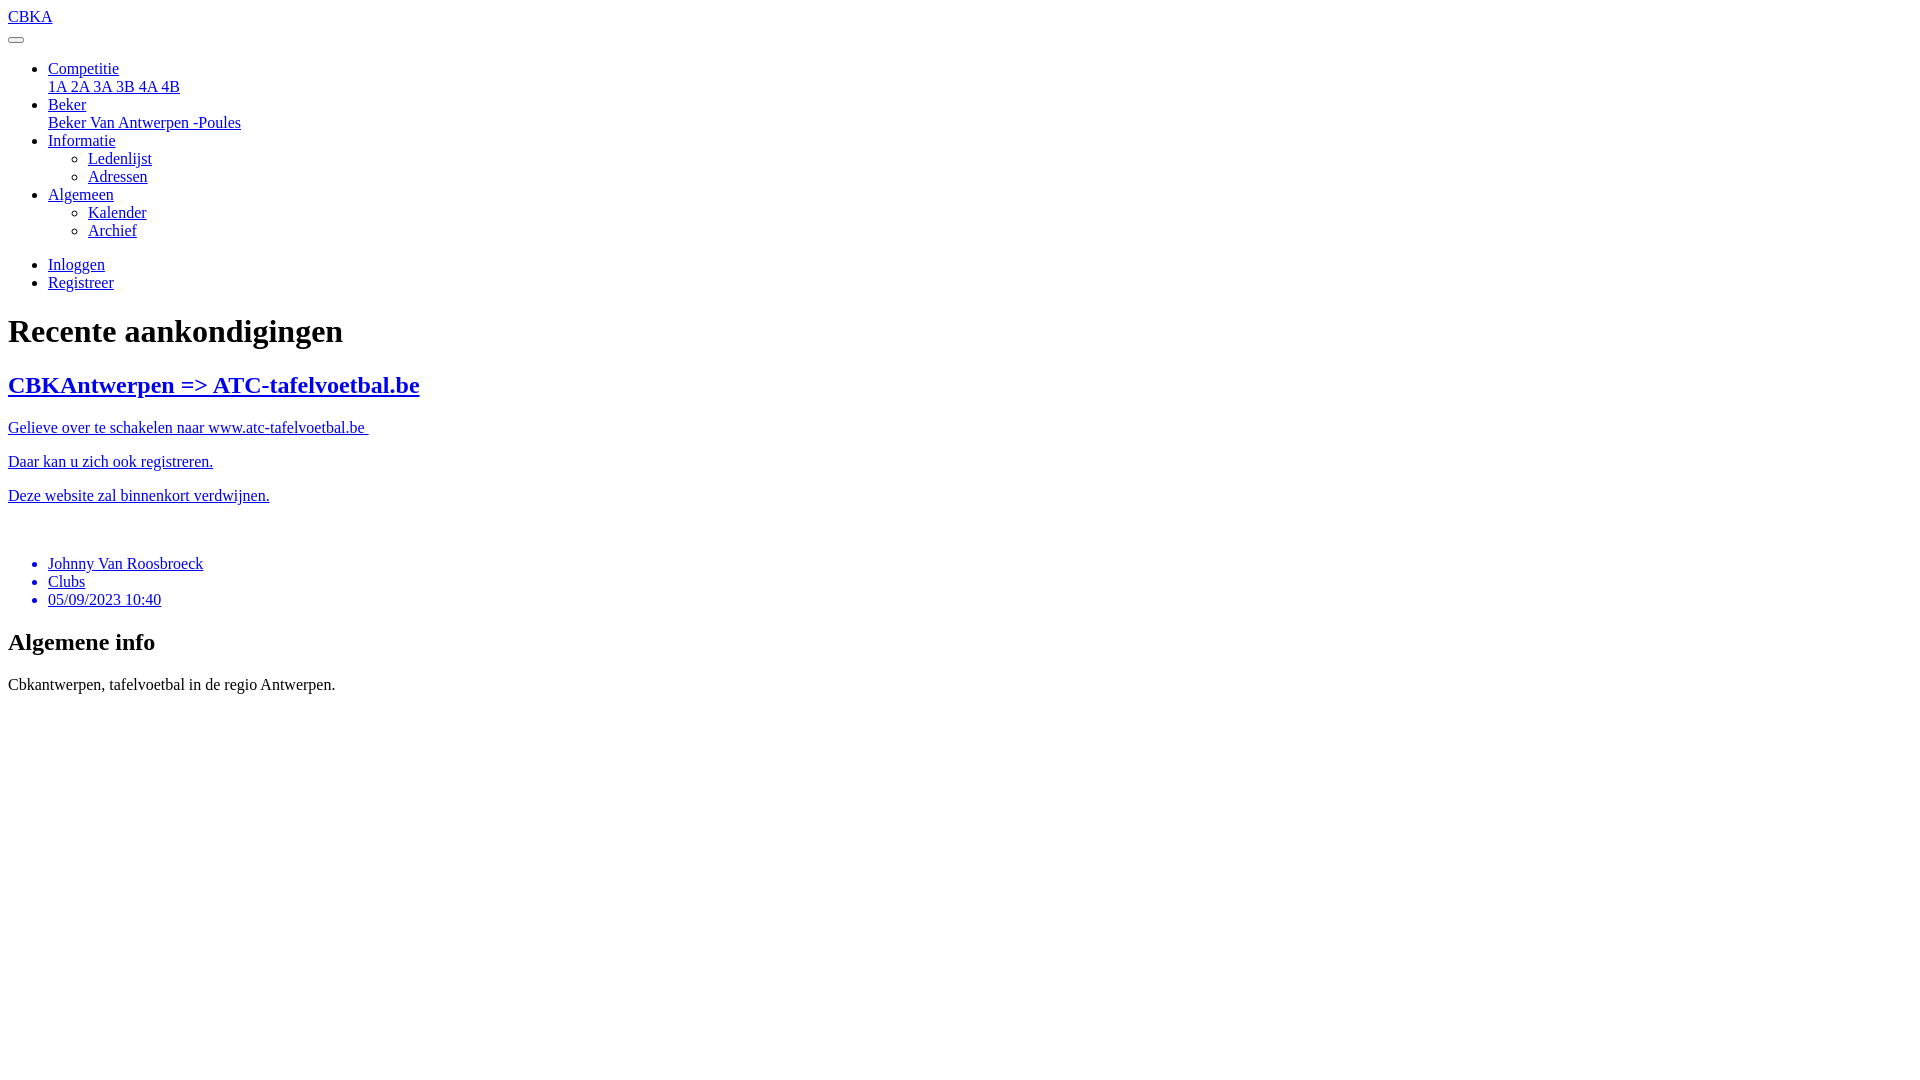  What do you see at coordinates (80, 194) in the screenshot?
I see `'Algemeen'` at bounding box center [80, 194].